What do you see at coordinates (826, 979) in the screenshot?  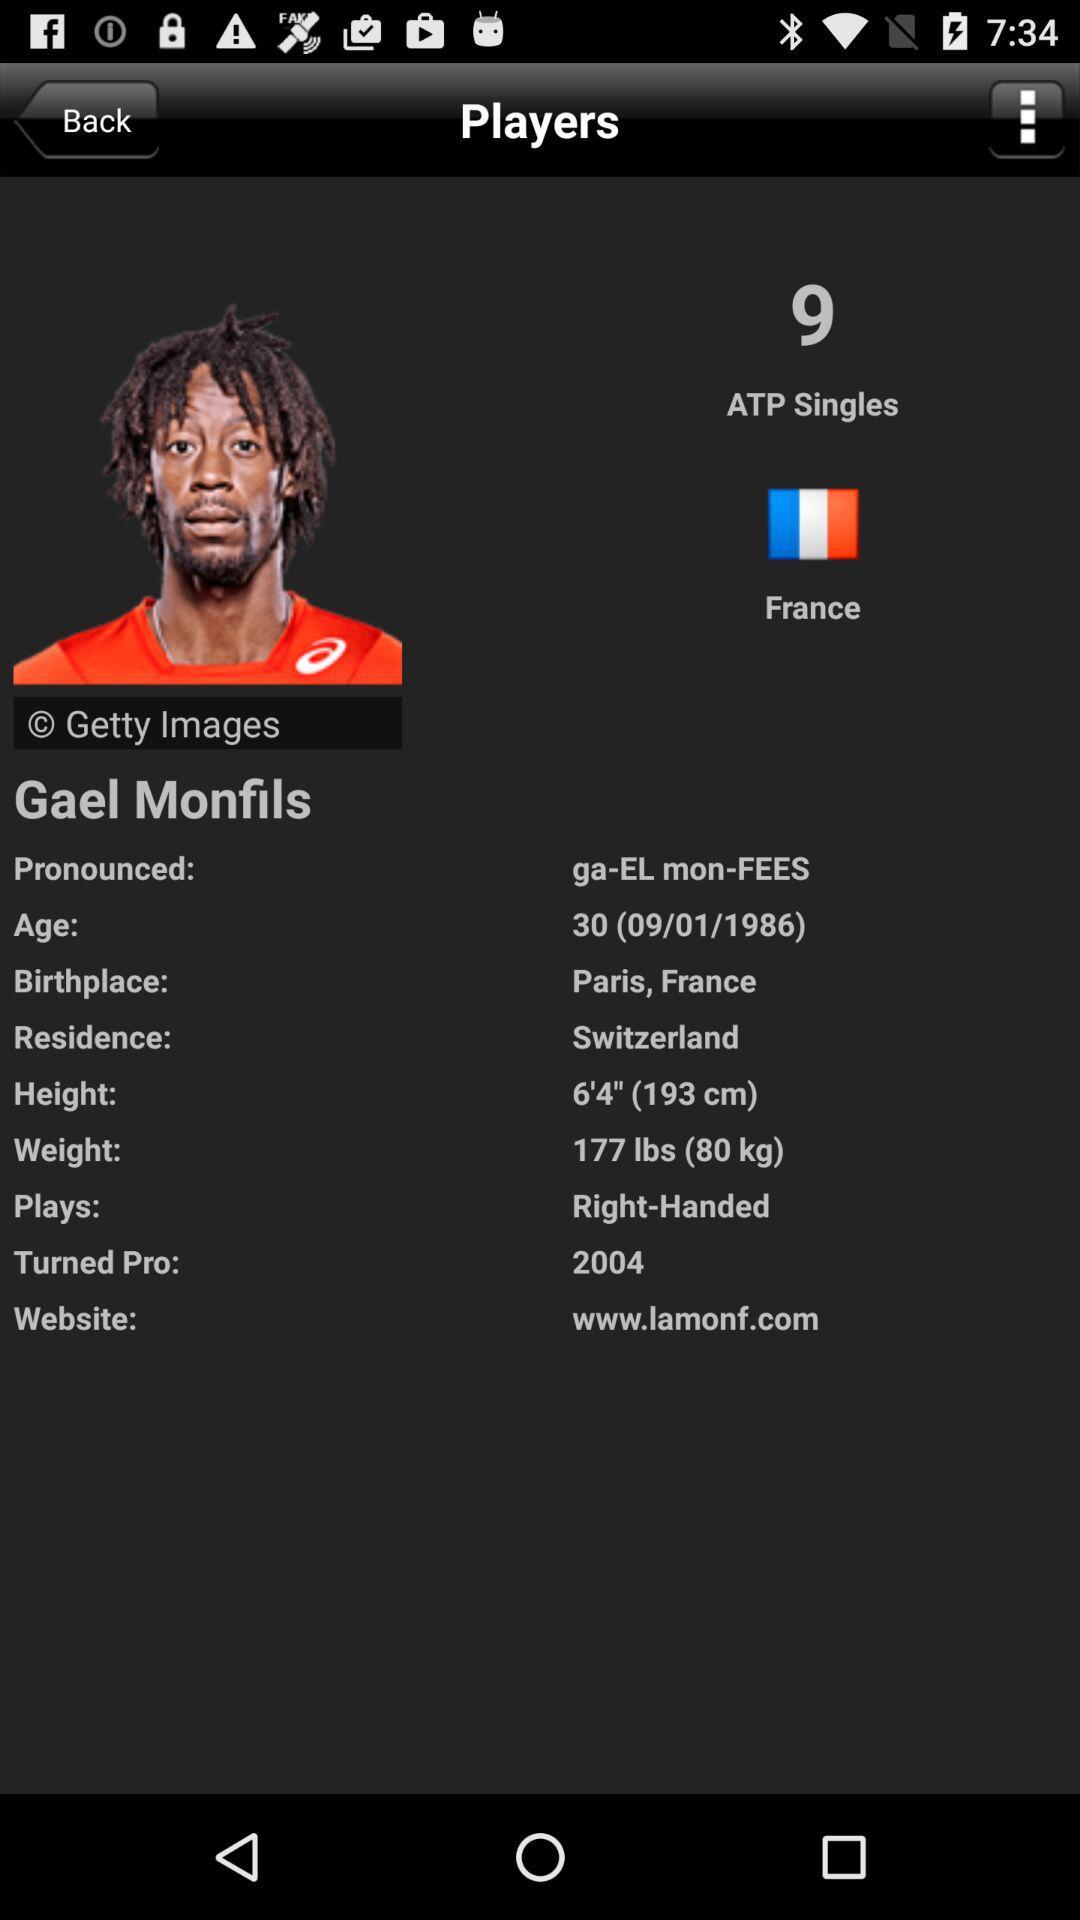 I see `the paris, france item` at bounding box center [826, 979].